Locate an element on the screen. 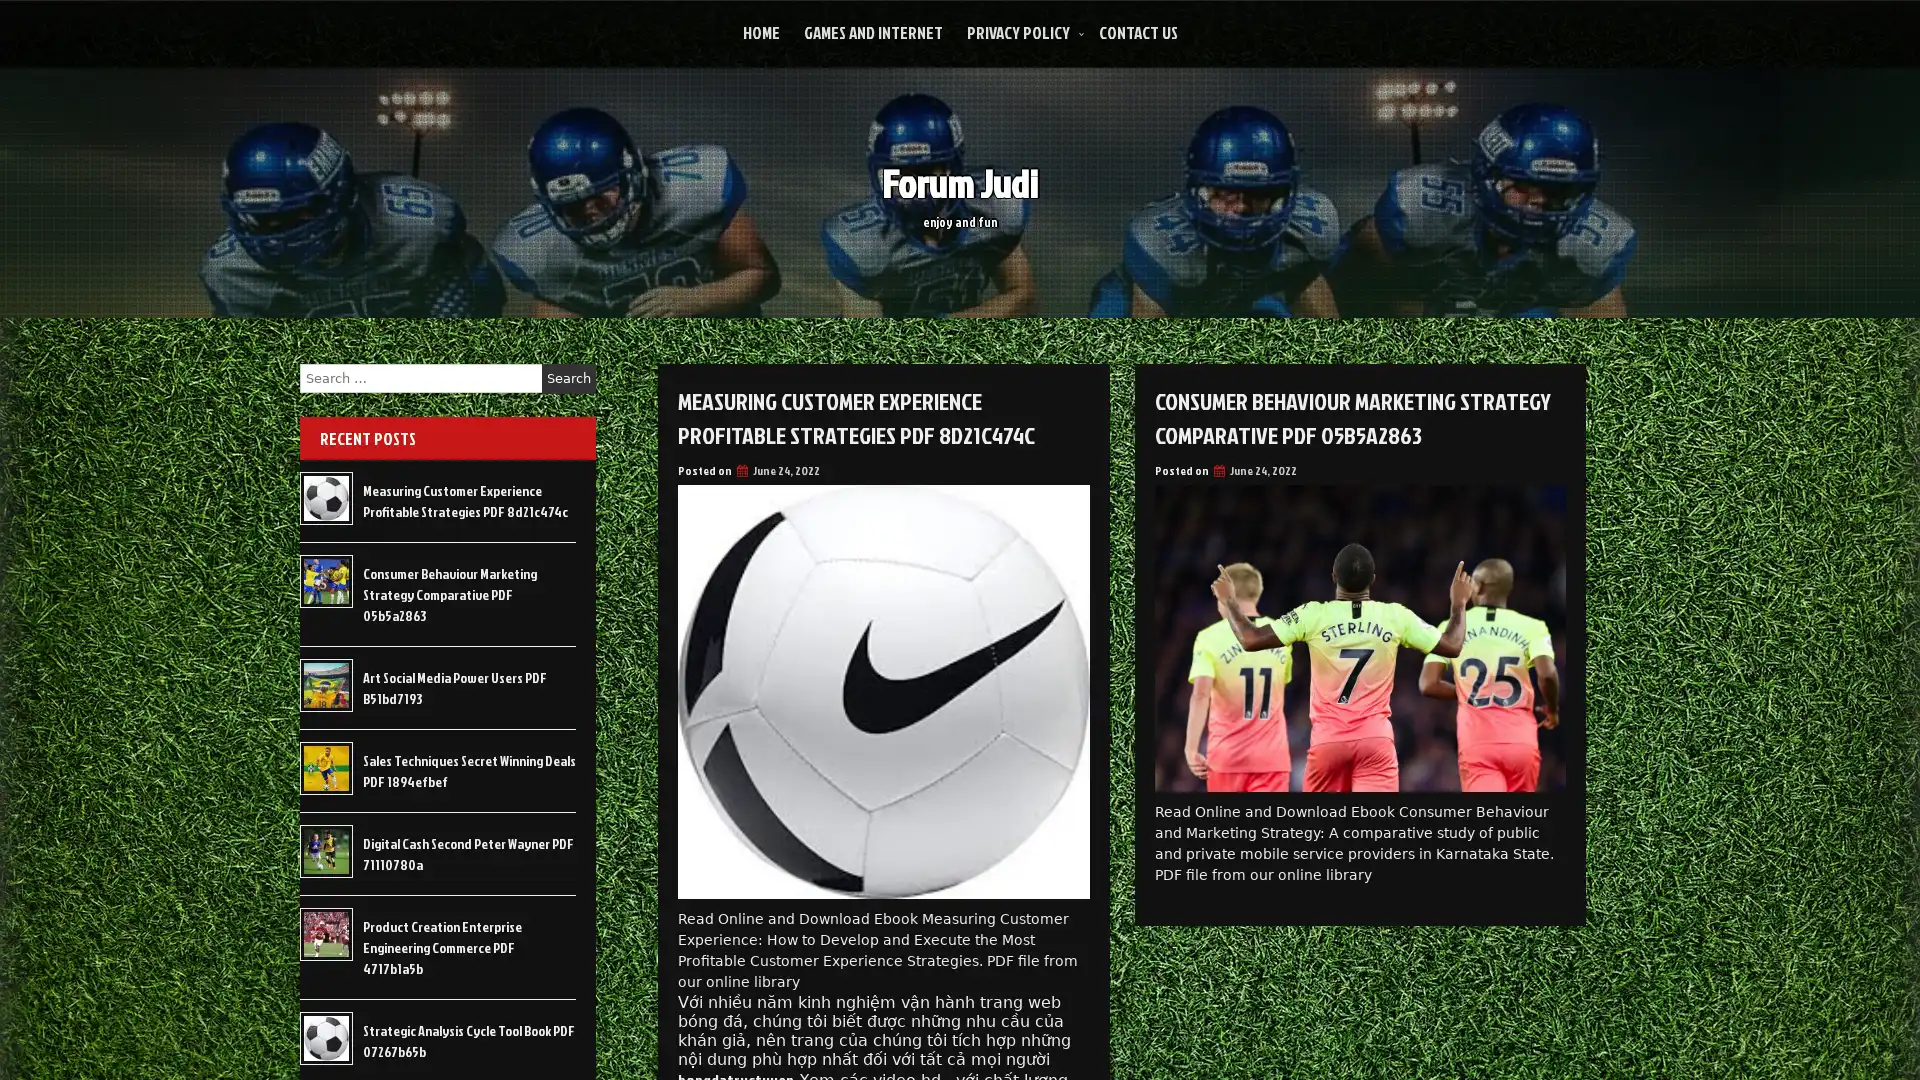  Search is located at coordinates (568, 378).